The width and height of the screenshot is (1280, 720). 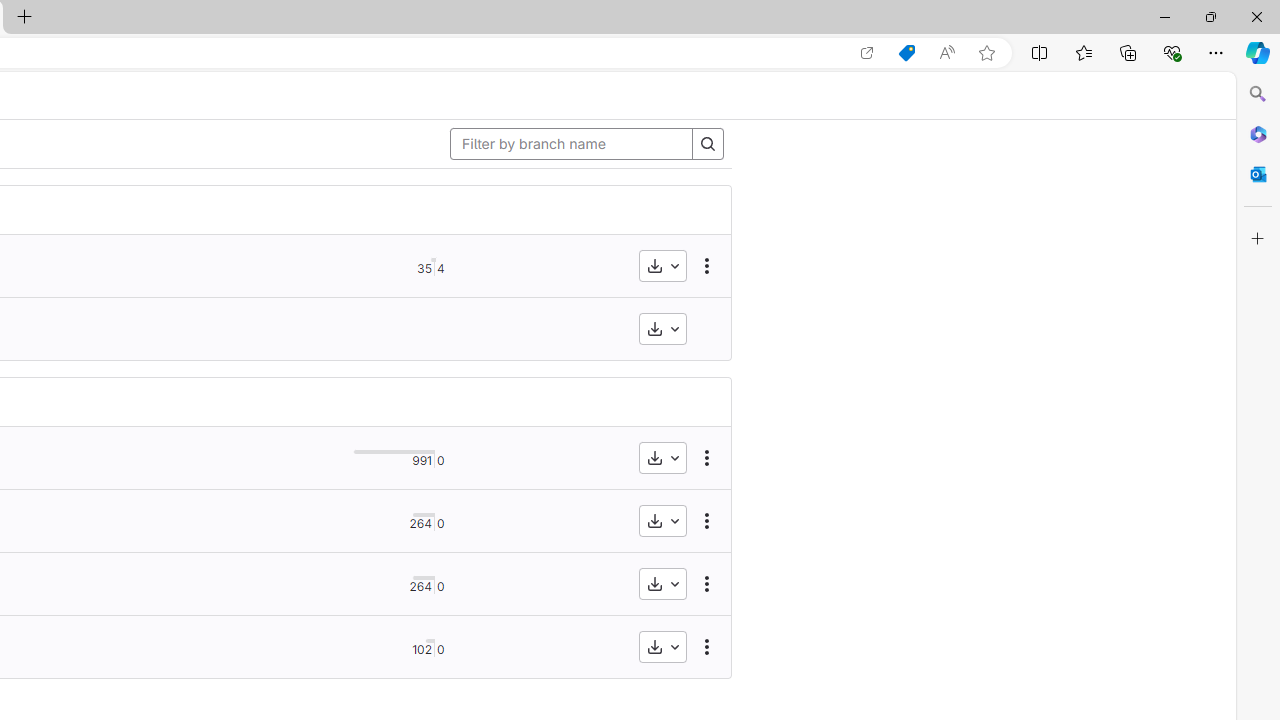 I want to click on 'Close Outlook pane', so click(x=1257, y=173).